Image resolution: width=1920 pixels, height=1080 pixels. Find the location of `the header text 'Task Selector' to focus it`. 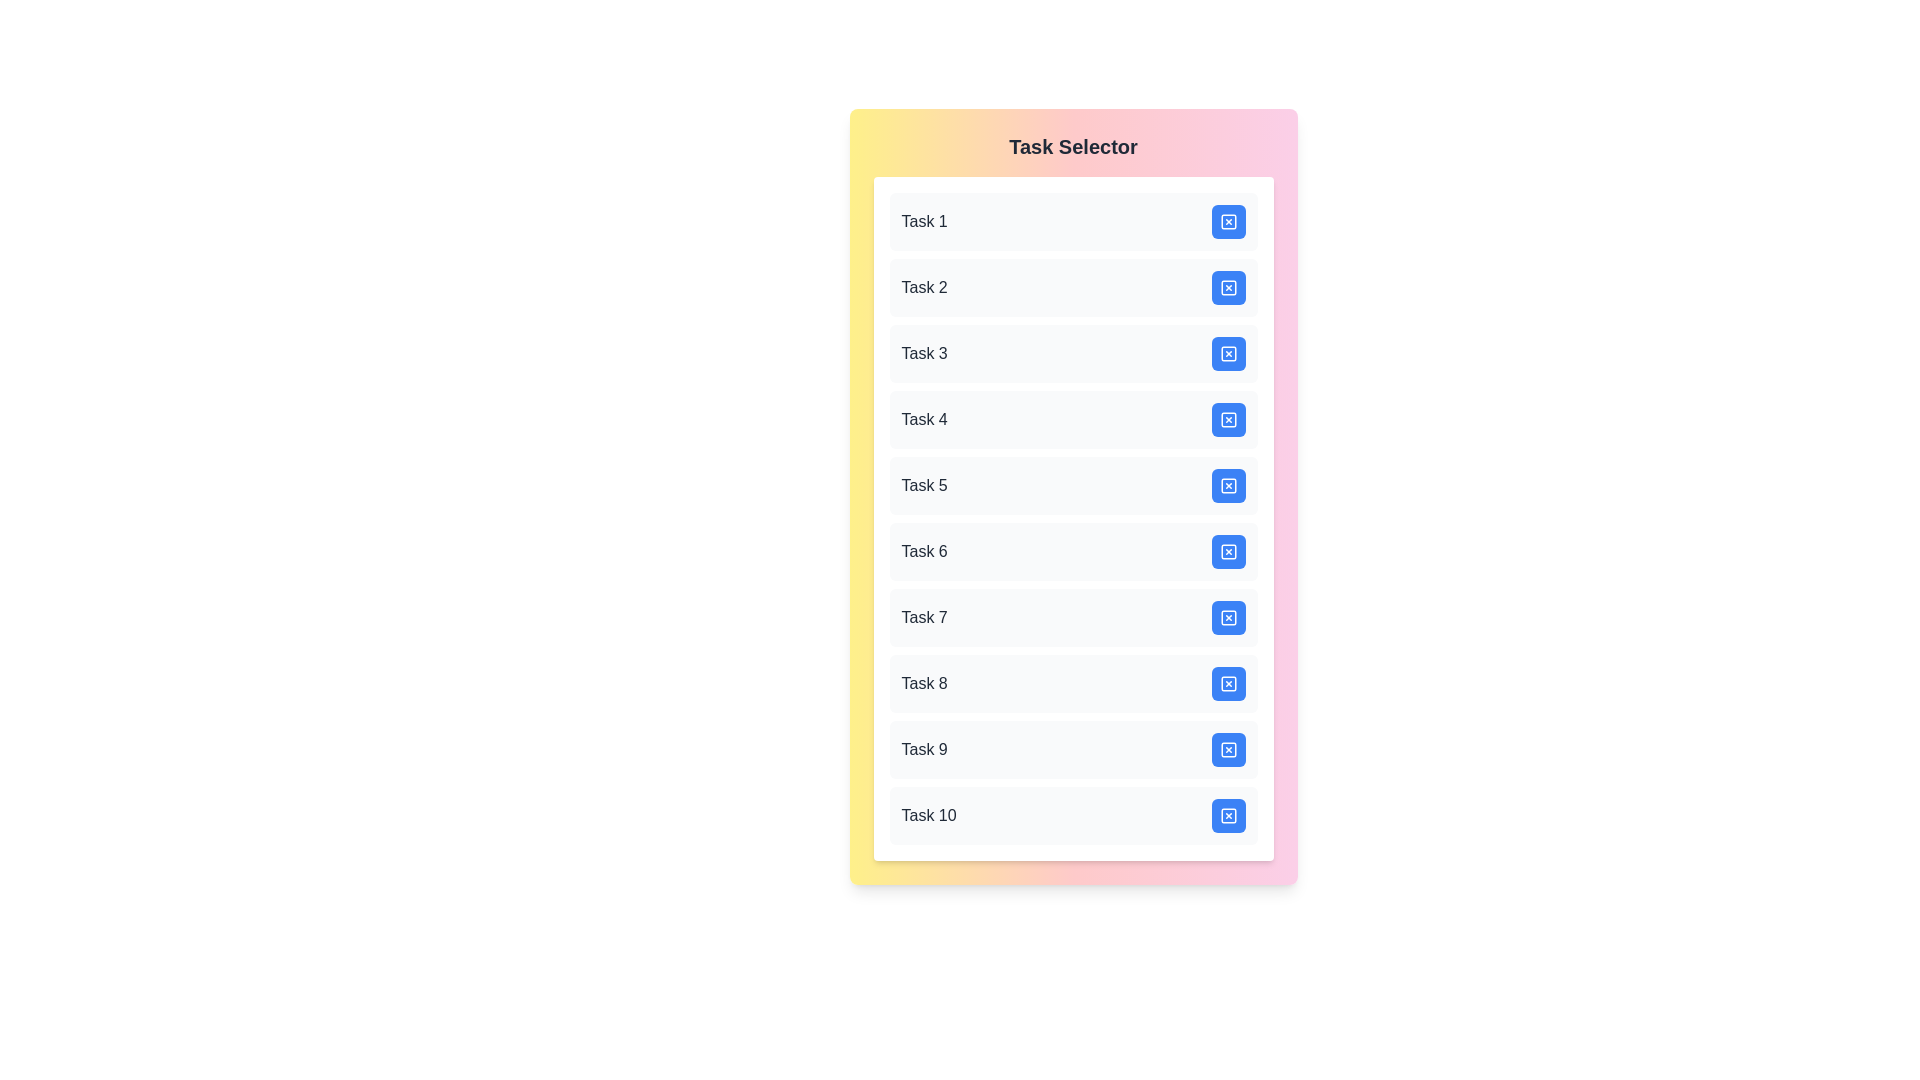

the header text 'Task Selector' to focus it is located at coordinates (1072, 145).